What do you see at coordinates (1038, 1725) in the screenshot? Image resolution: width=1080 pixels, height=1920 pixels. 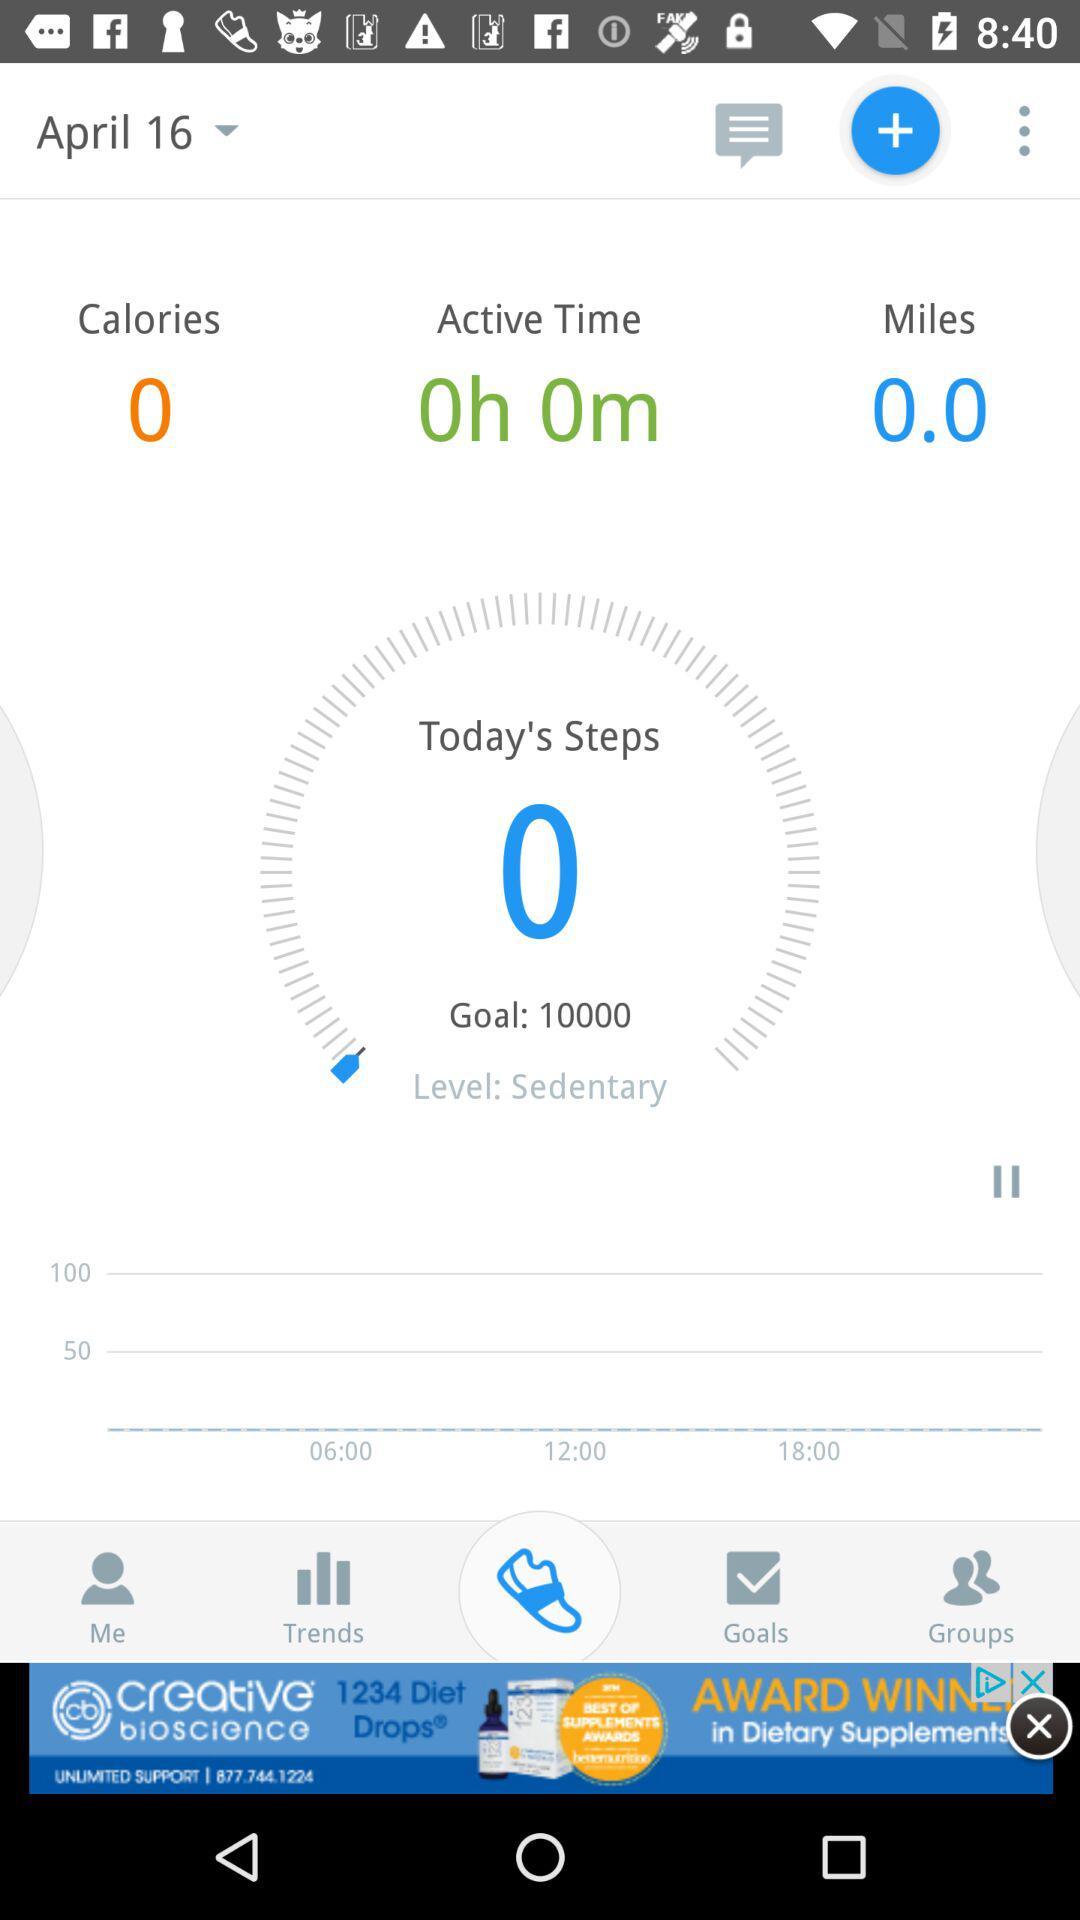 I see `the close icon` at bounding box center [1038, 1725].